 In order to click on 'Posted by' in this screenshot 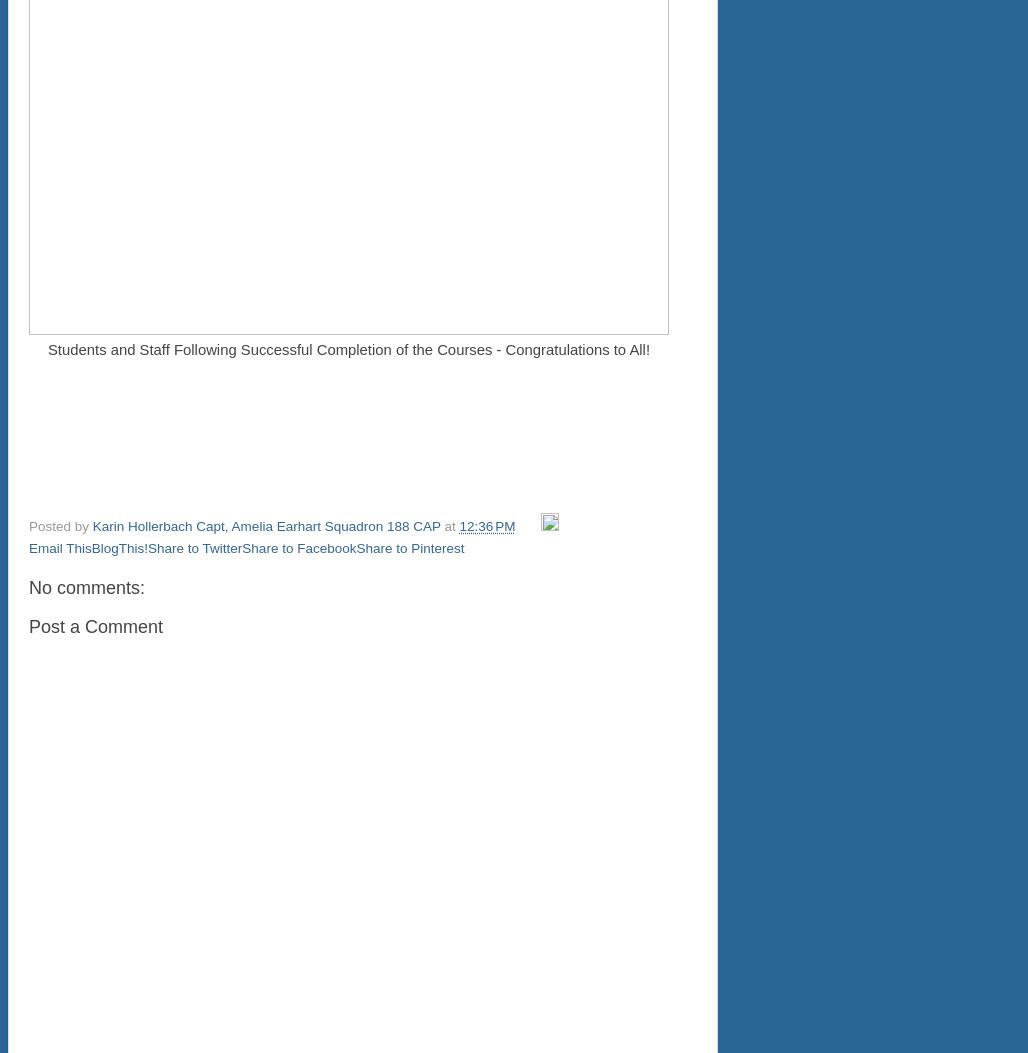, I will do `click(60, 526)`.